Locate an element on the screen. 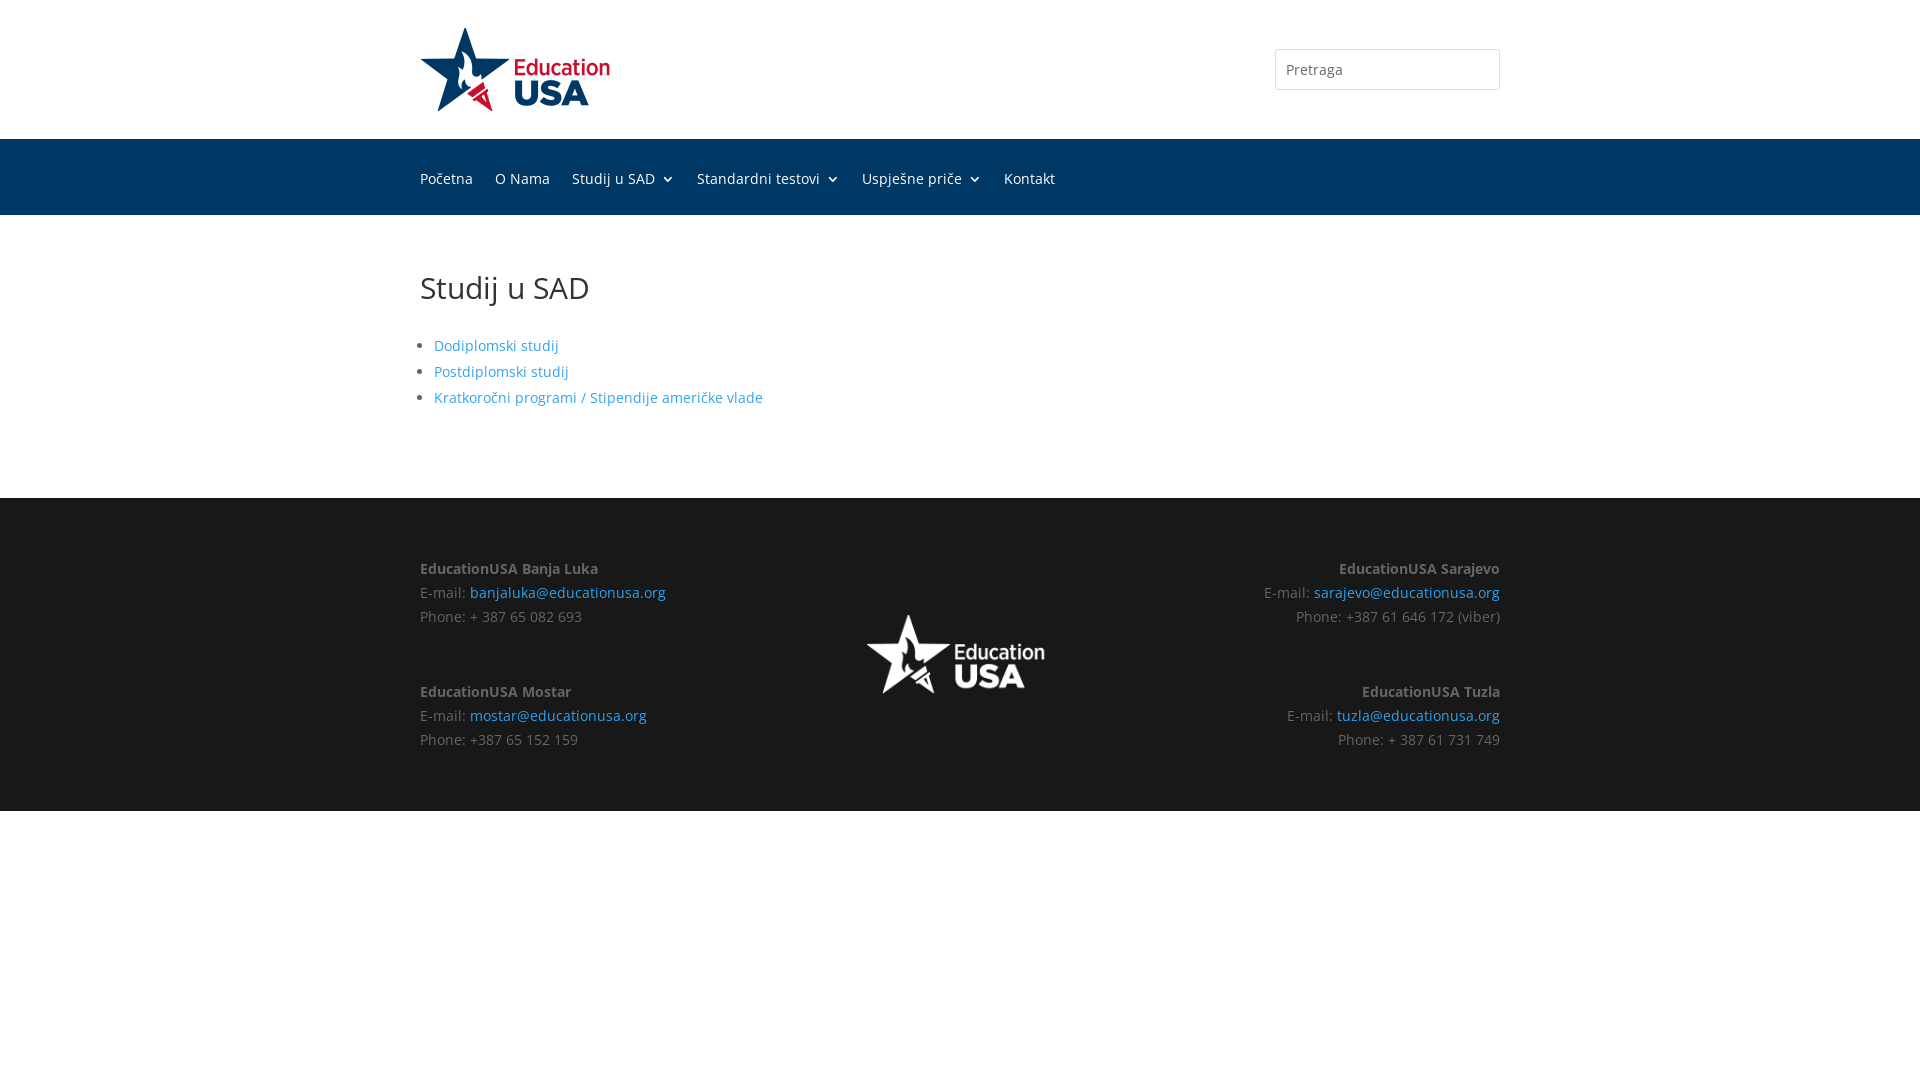  'sarajevo@educationusa.org' is located at coordinates (1314, 591).